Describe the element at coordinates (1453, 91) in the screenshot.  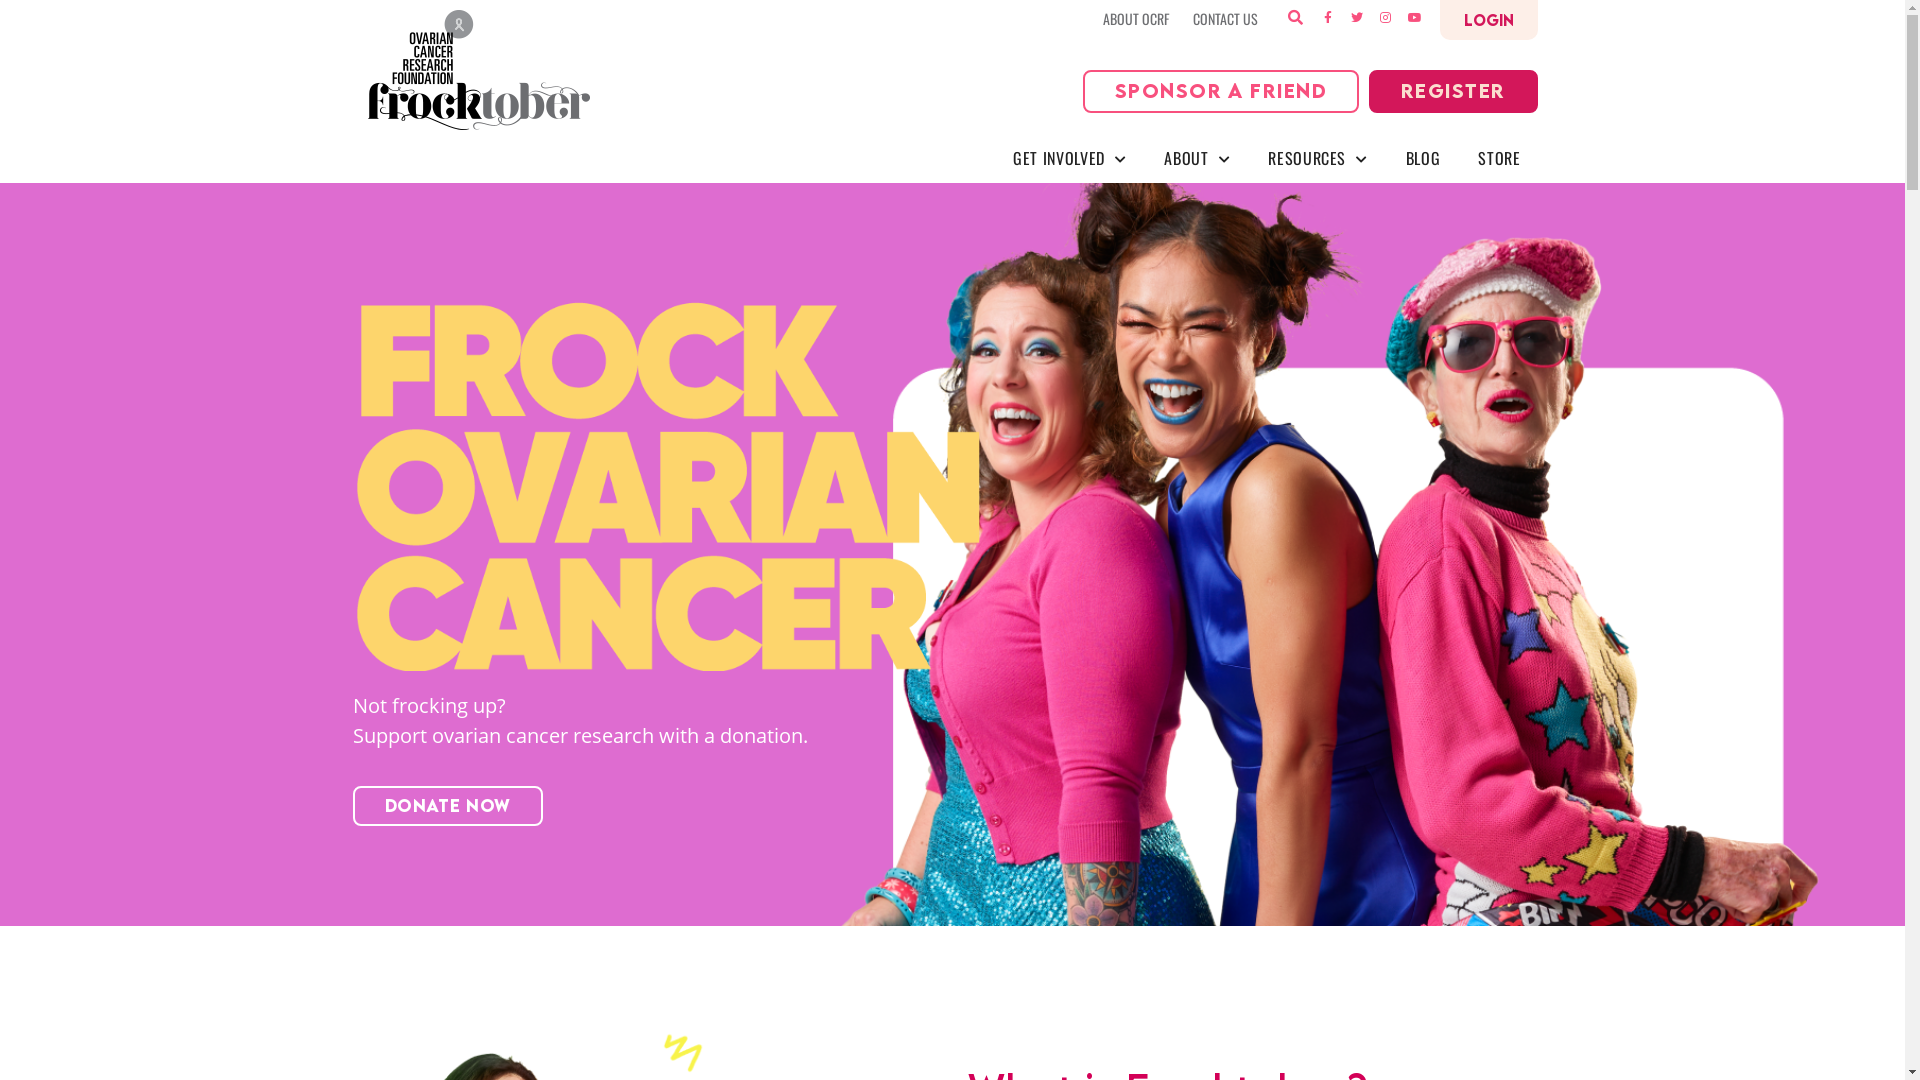
I see `'REGISTER'` at that location.